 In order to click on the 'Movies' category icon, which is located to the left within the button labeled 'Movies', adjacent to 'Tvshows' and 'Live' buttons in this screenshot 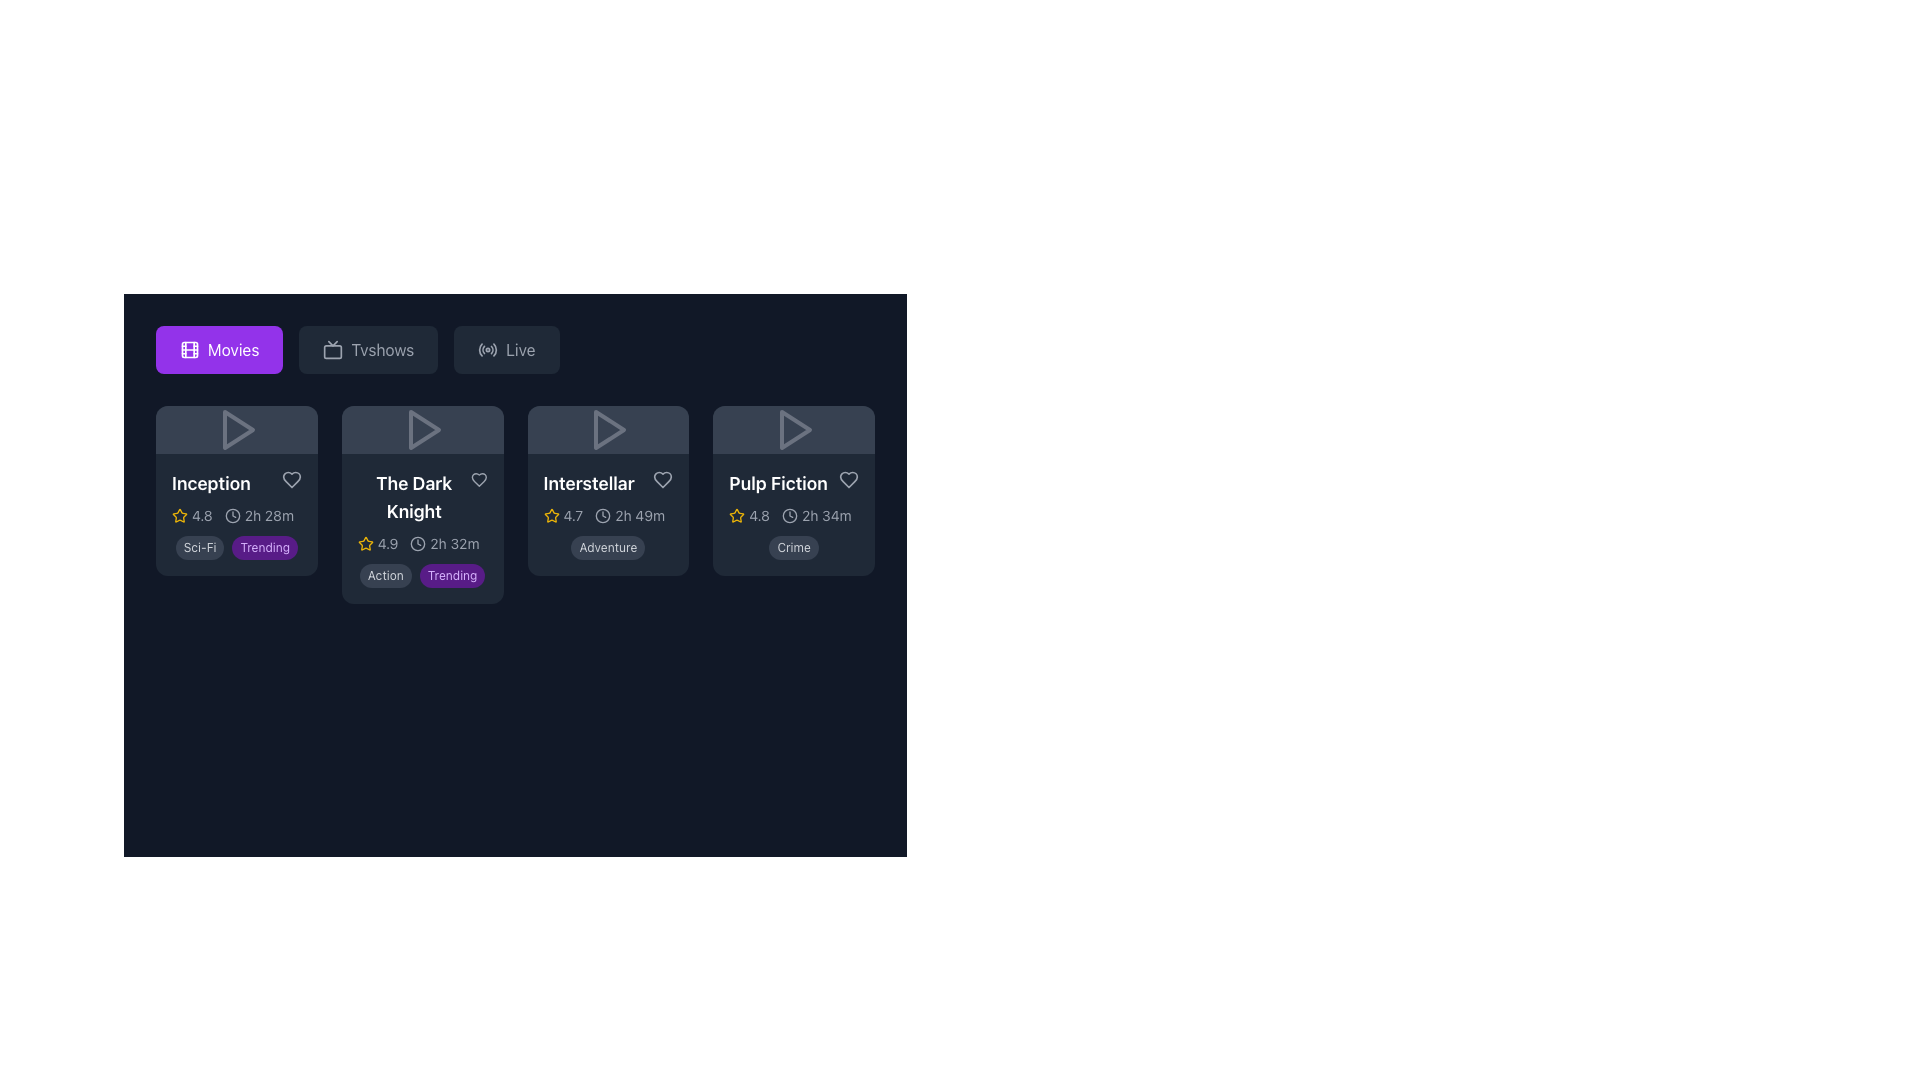, I will do `click(190, 349)`.